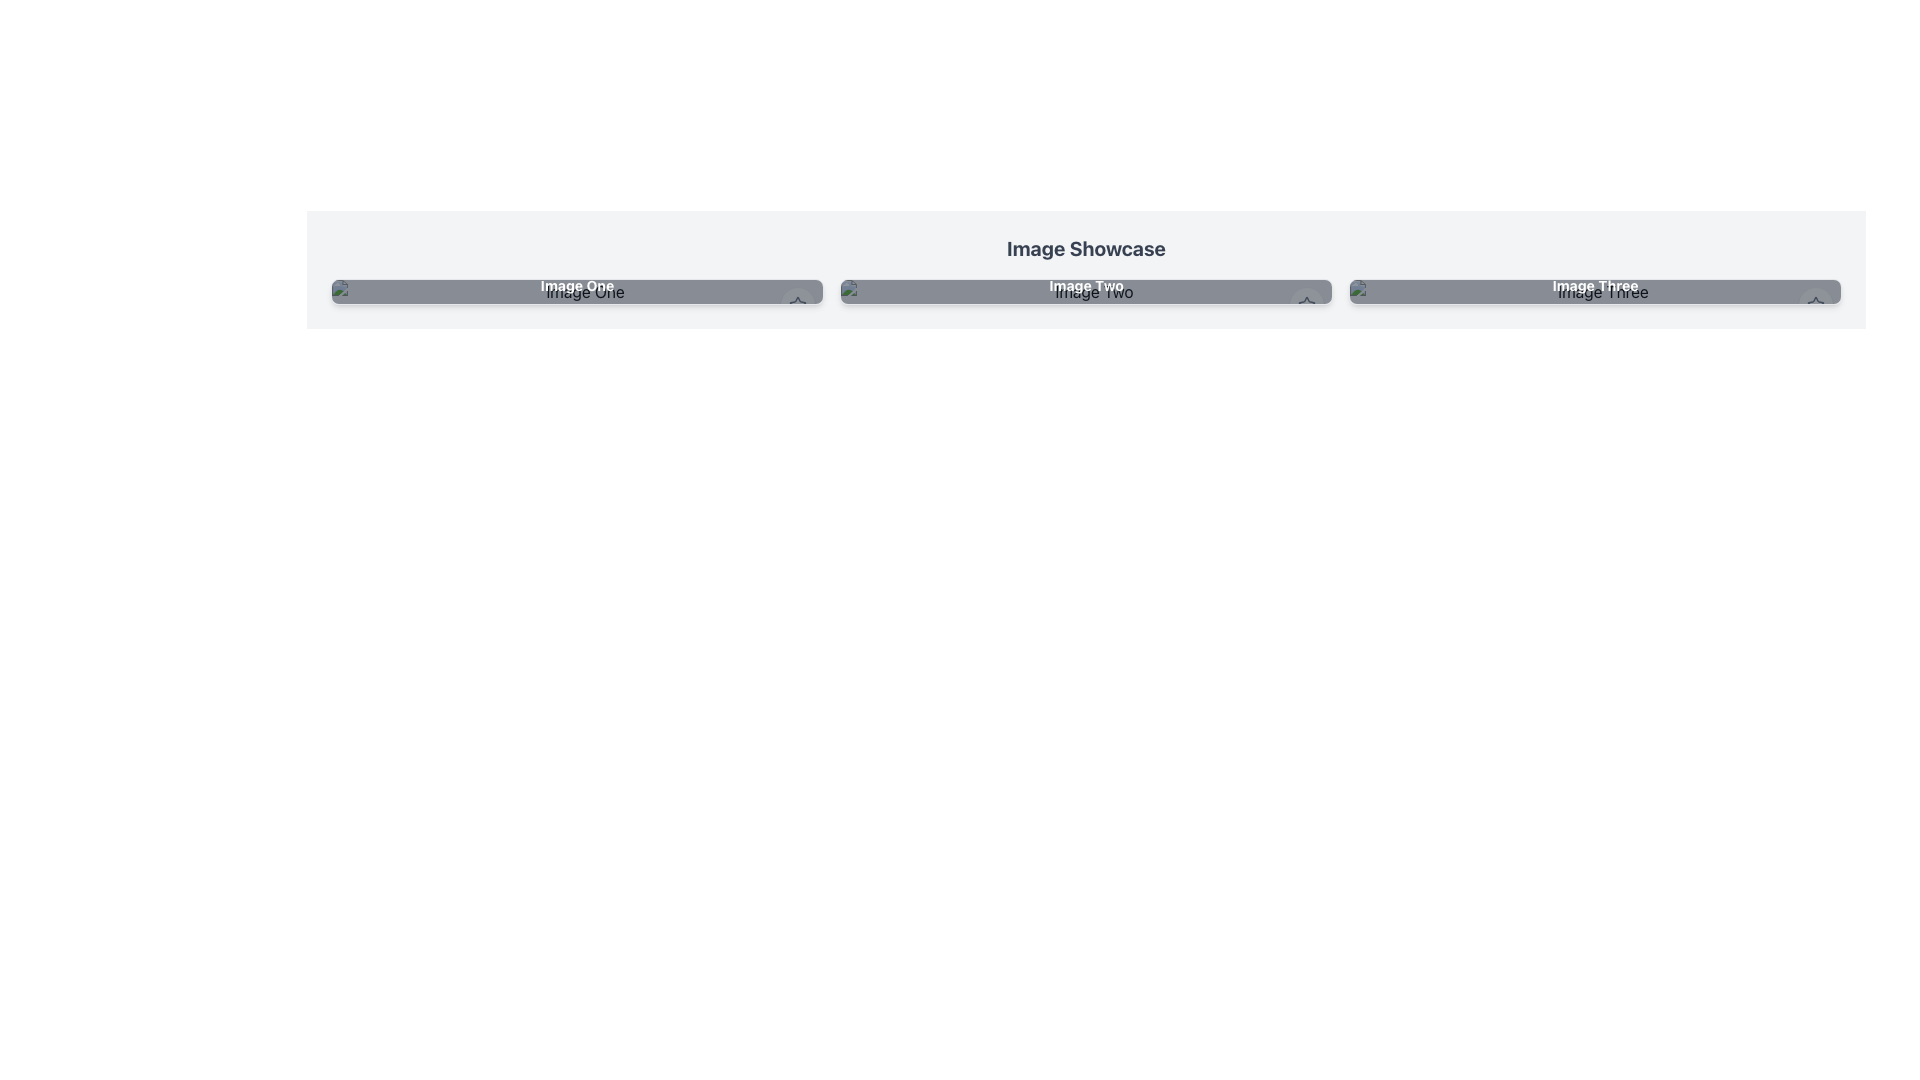 The height and width of the screenshot is (1080, 1920). I want to click on the star icon located in the upper-right corner of the 'Image One' component to mark or rate the associated item, so click(796, 304).